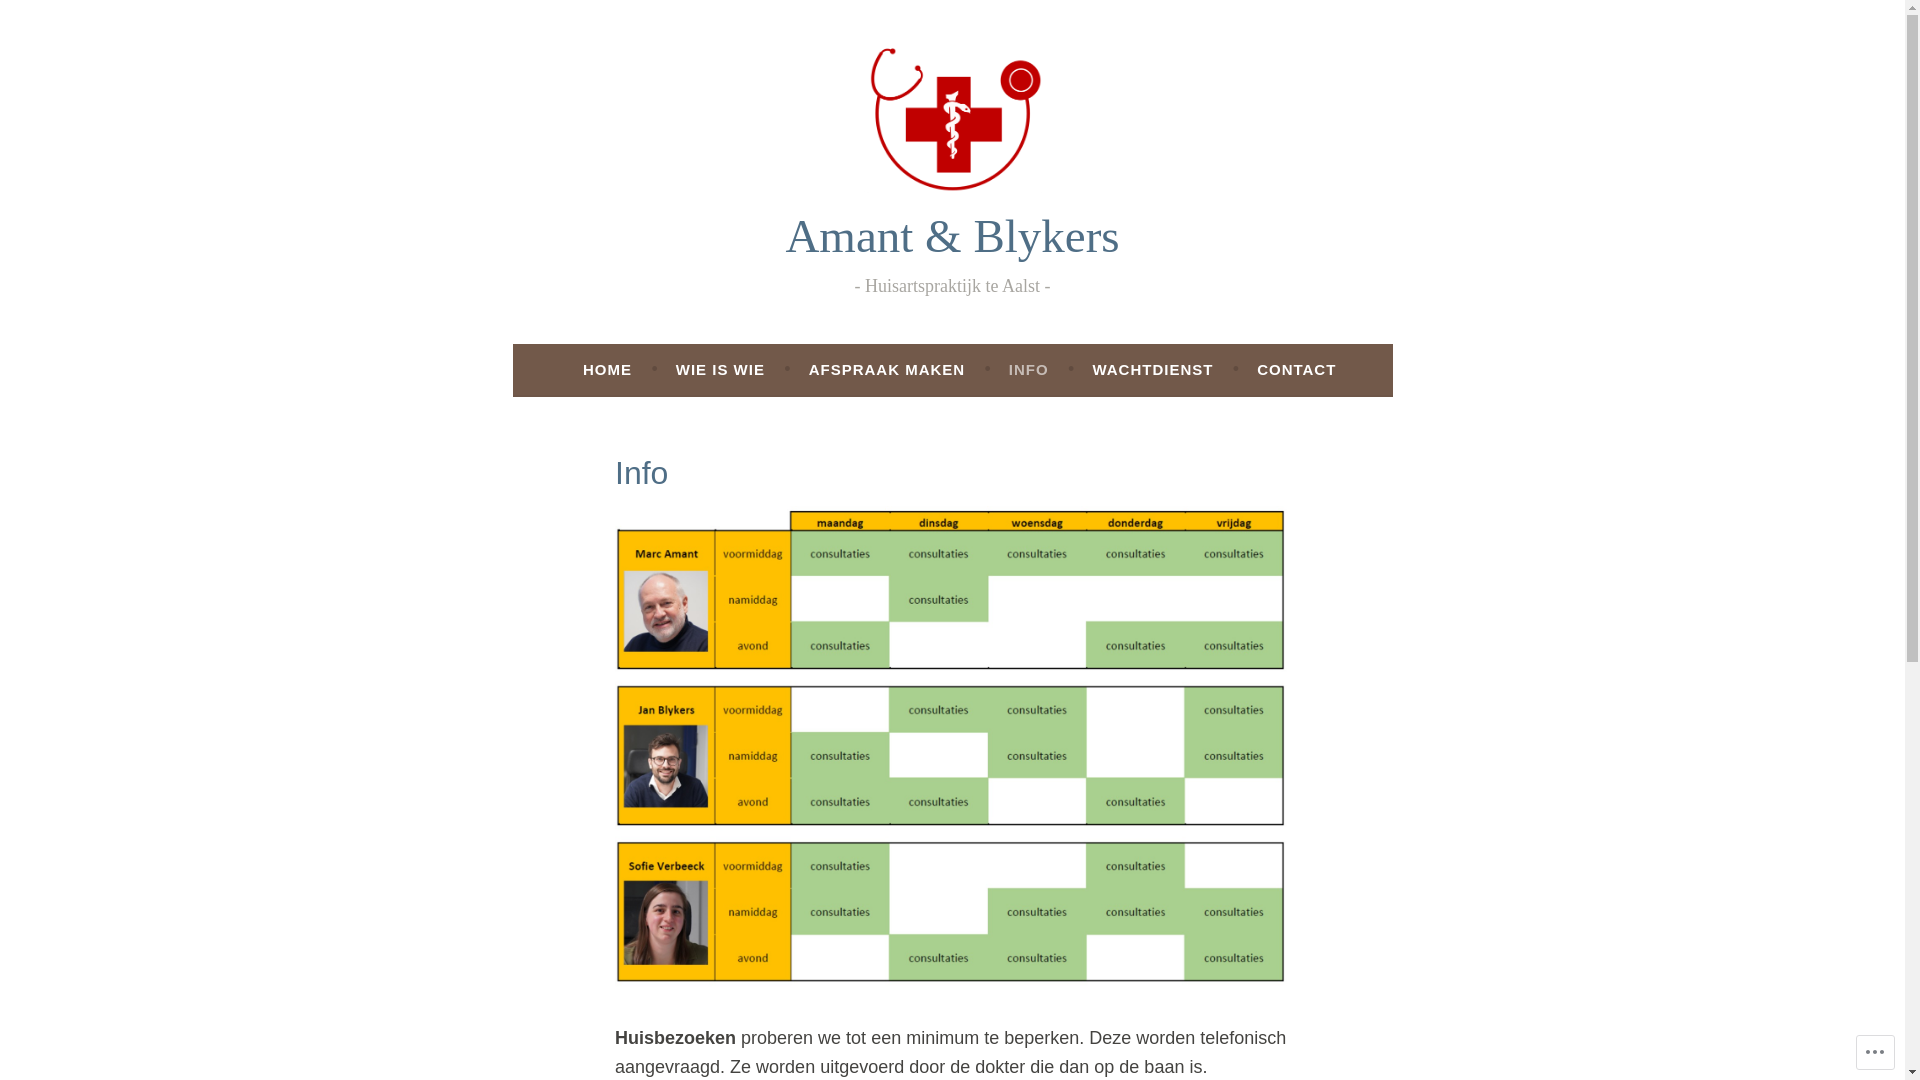 The width and height of the screenshot is (1920, 1080). What do you see at coordinates (676, 370) in the screenshot?
I see `'WIE IS WIE'` at bounding box center [676, 370].